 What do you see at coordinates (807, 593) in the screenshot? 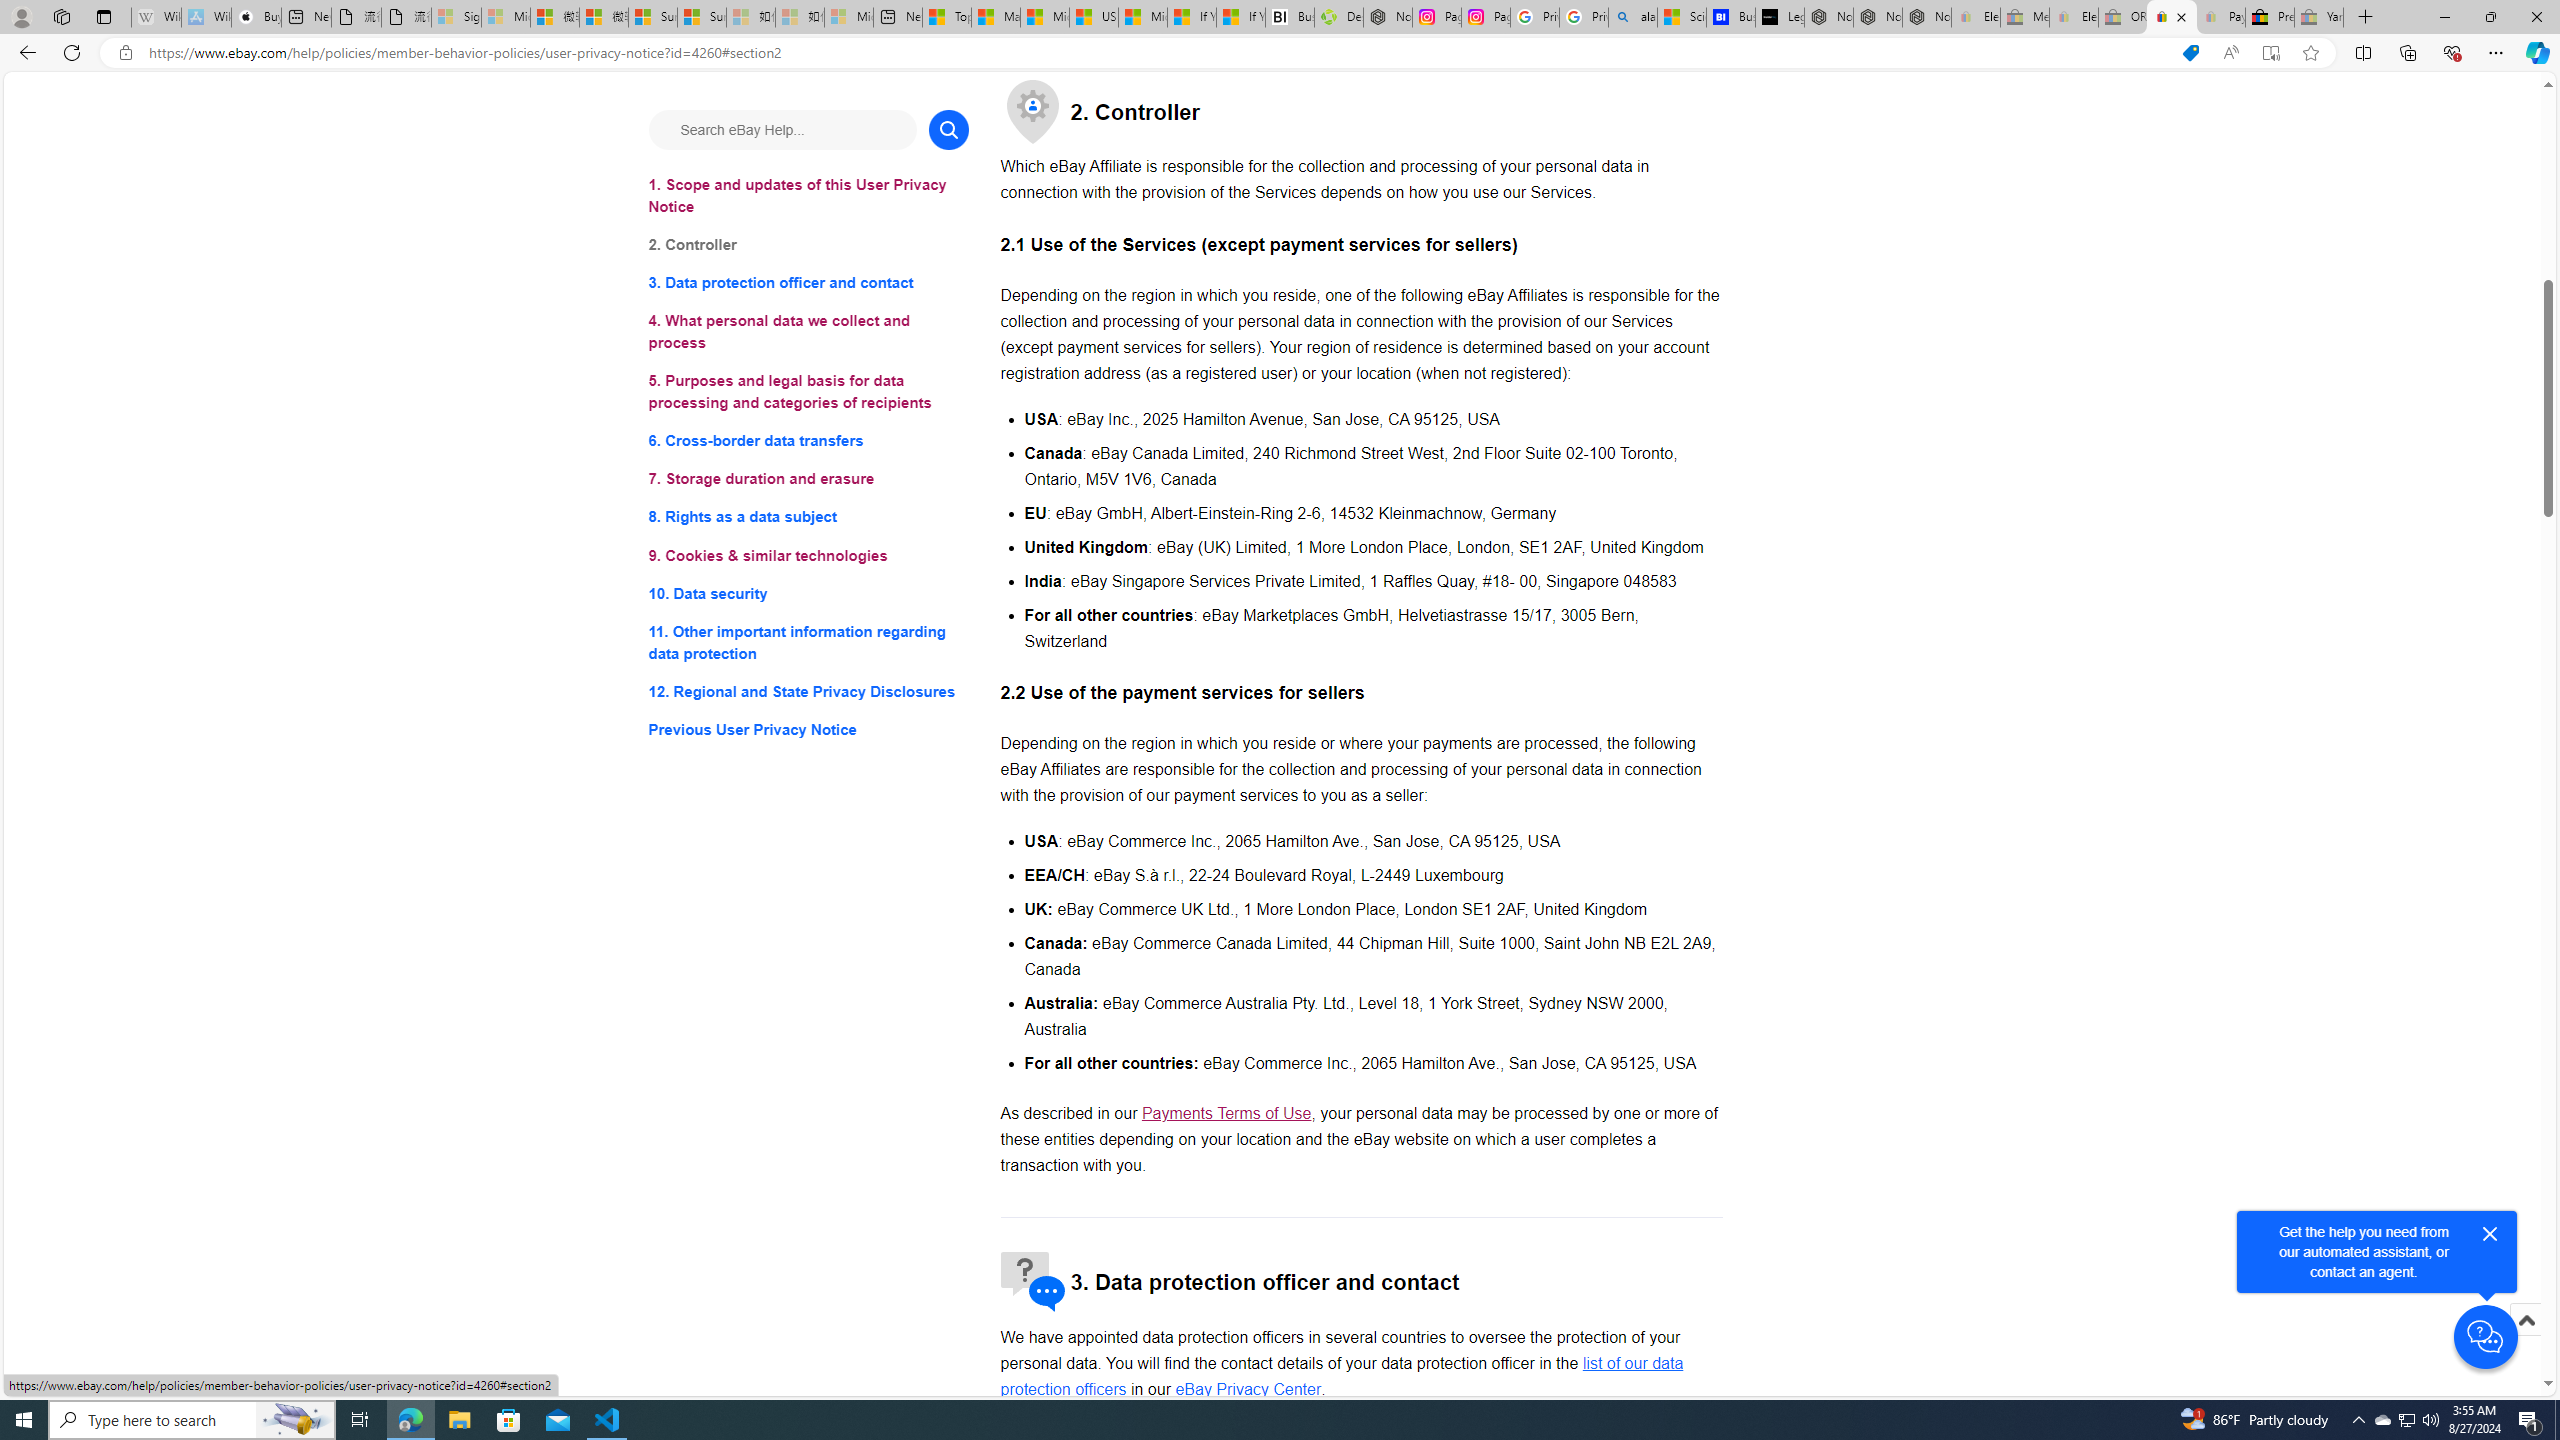
I see `'10. Data security'` at bounding box center [807, 593].